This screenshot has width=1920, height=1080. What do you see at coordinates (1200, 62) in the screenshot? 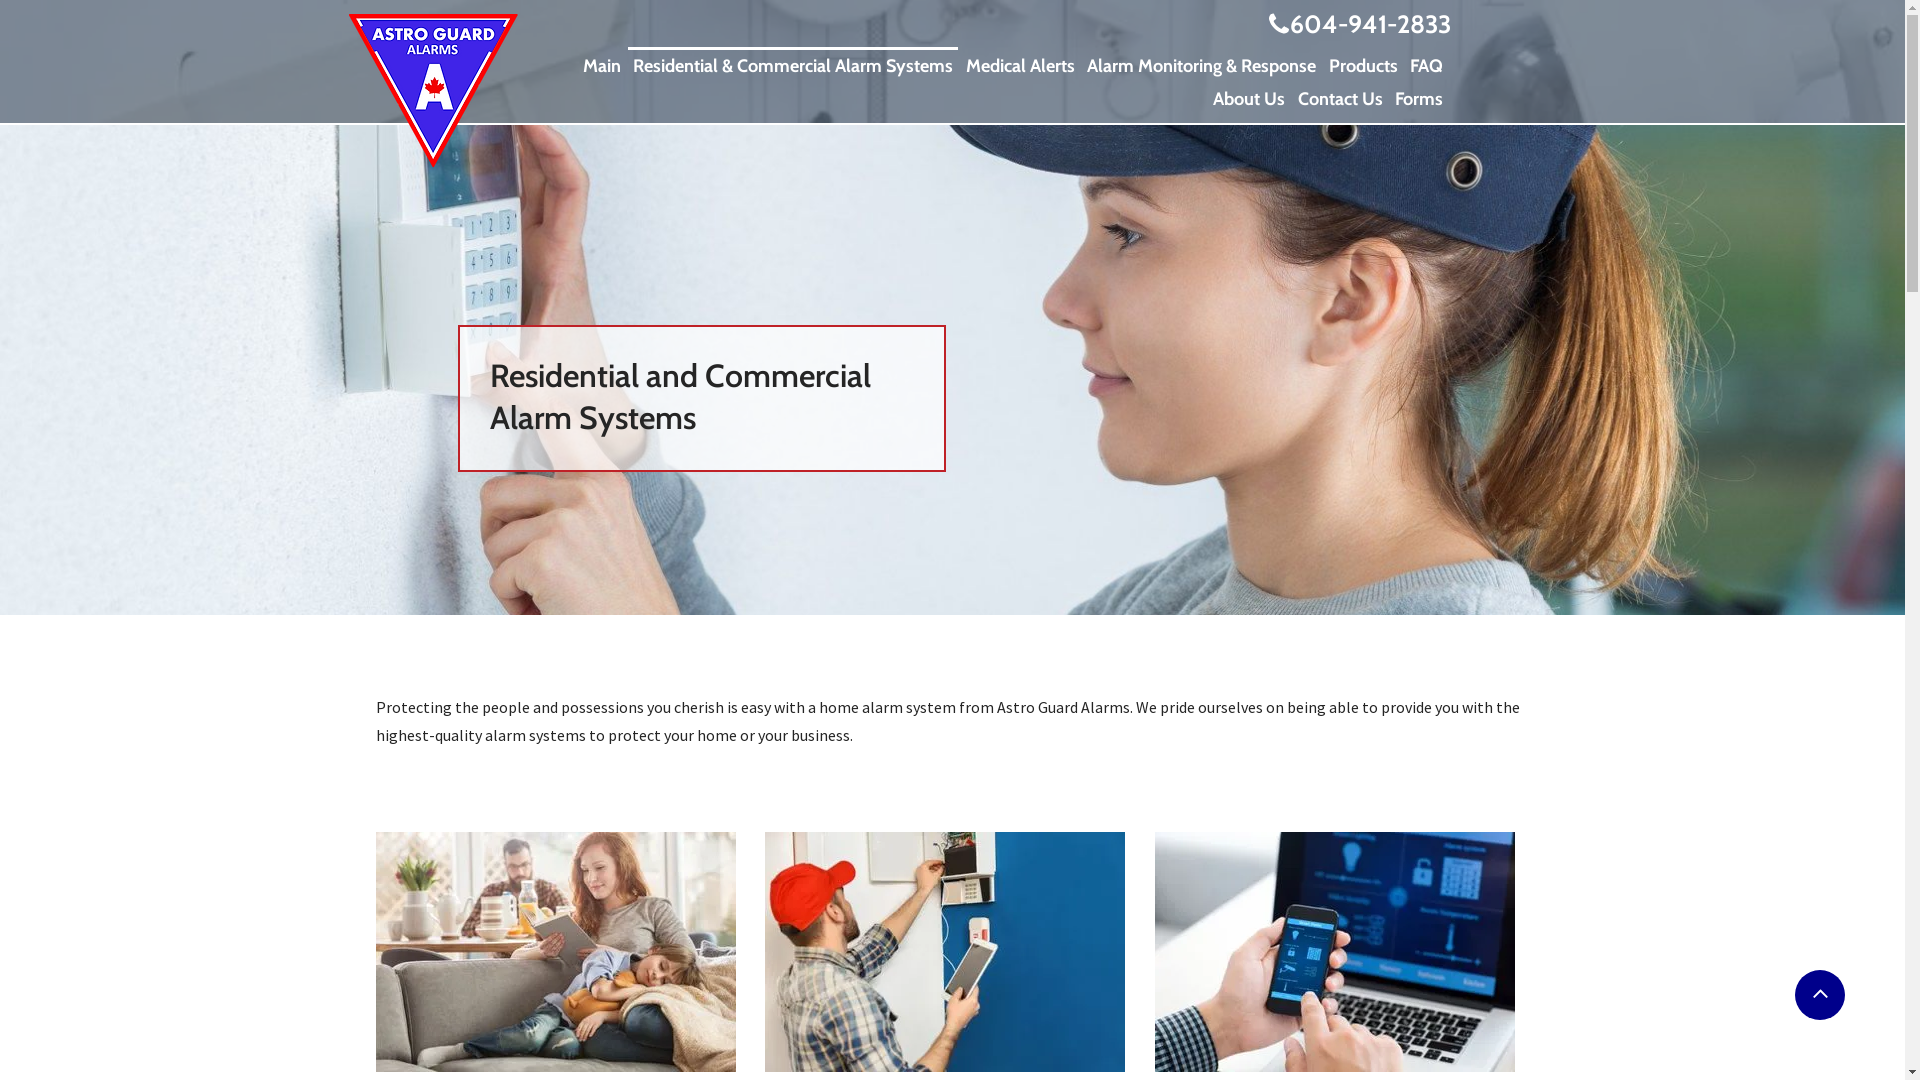
I see `'Alarm Monitoring & Response'` at bounding box center [1200, 62].